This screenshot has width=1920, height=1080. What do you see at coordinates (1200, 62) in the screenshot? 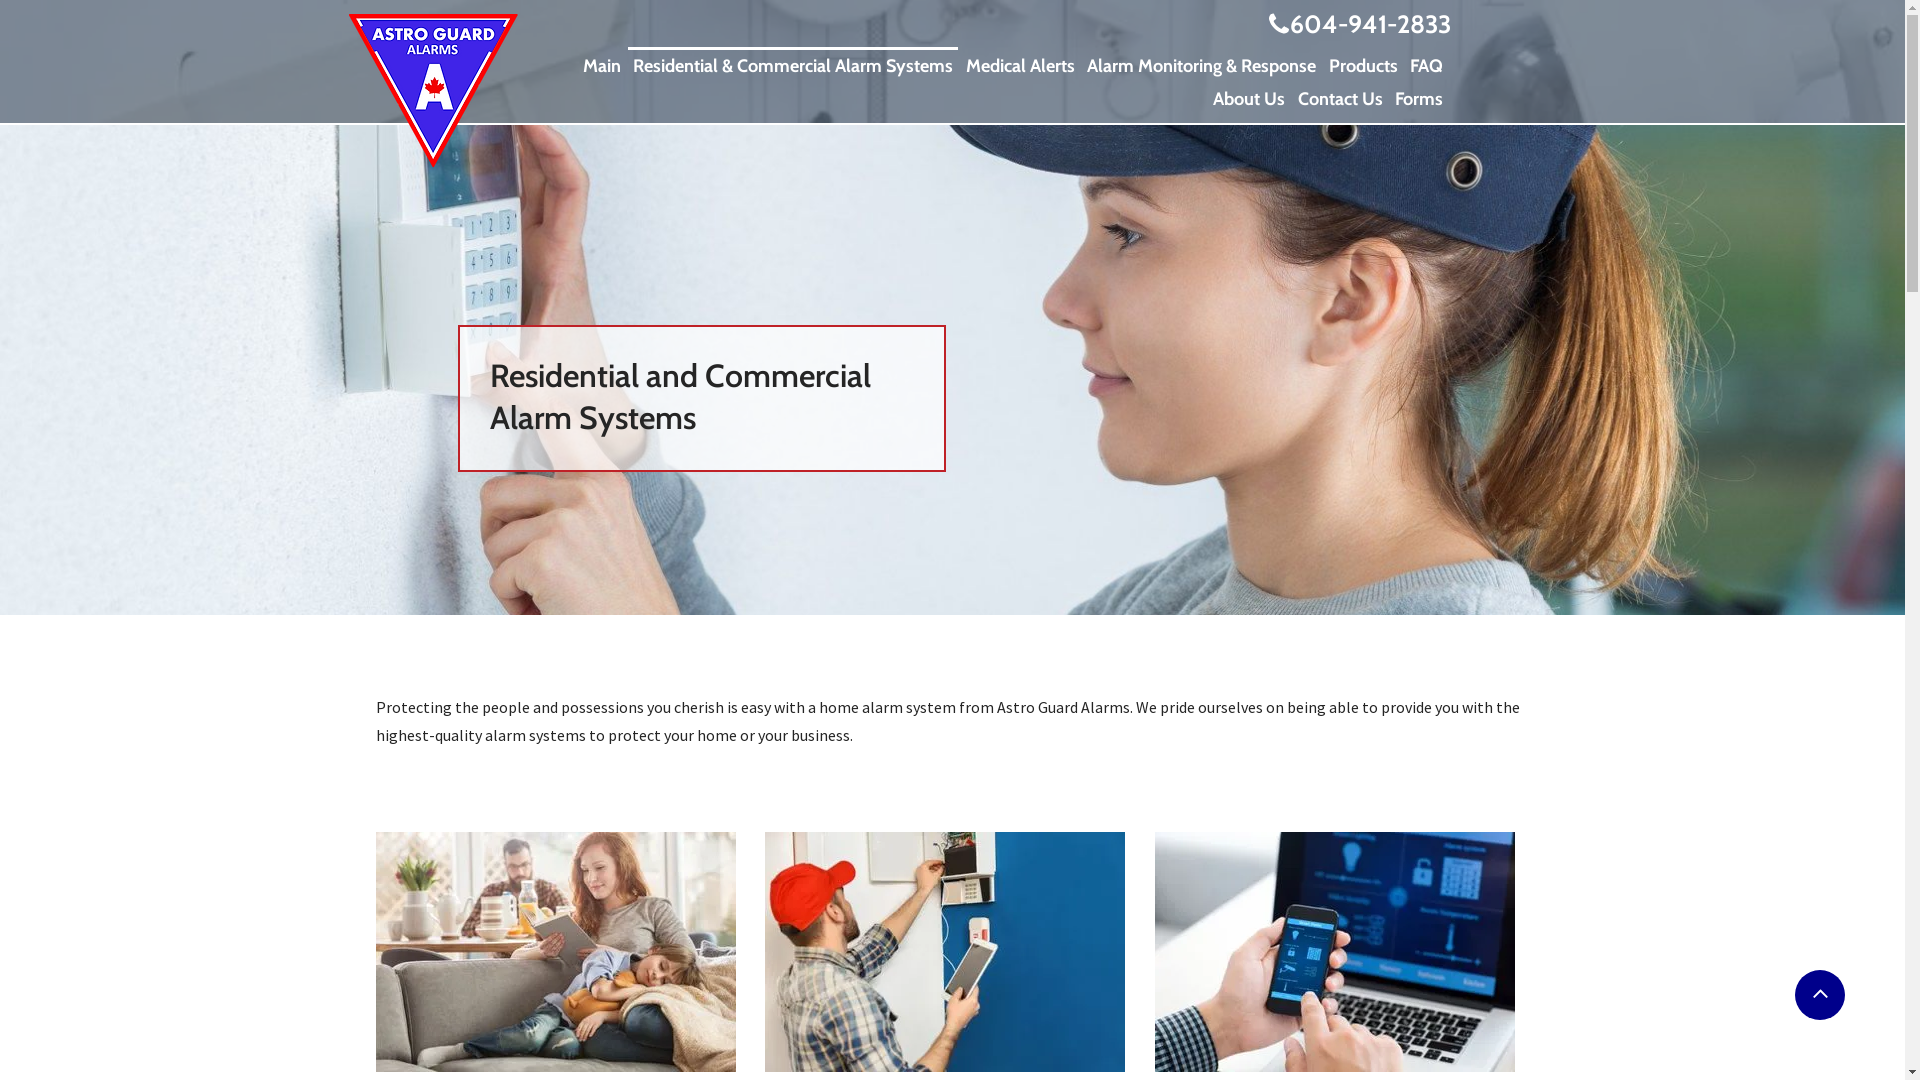
I see `'Alarm Monitoring & Response'` at bounding box center [1200, 62].